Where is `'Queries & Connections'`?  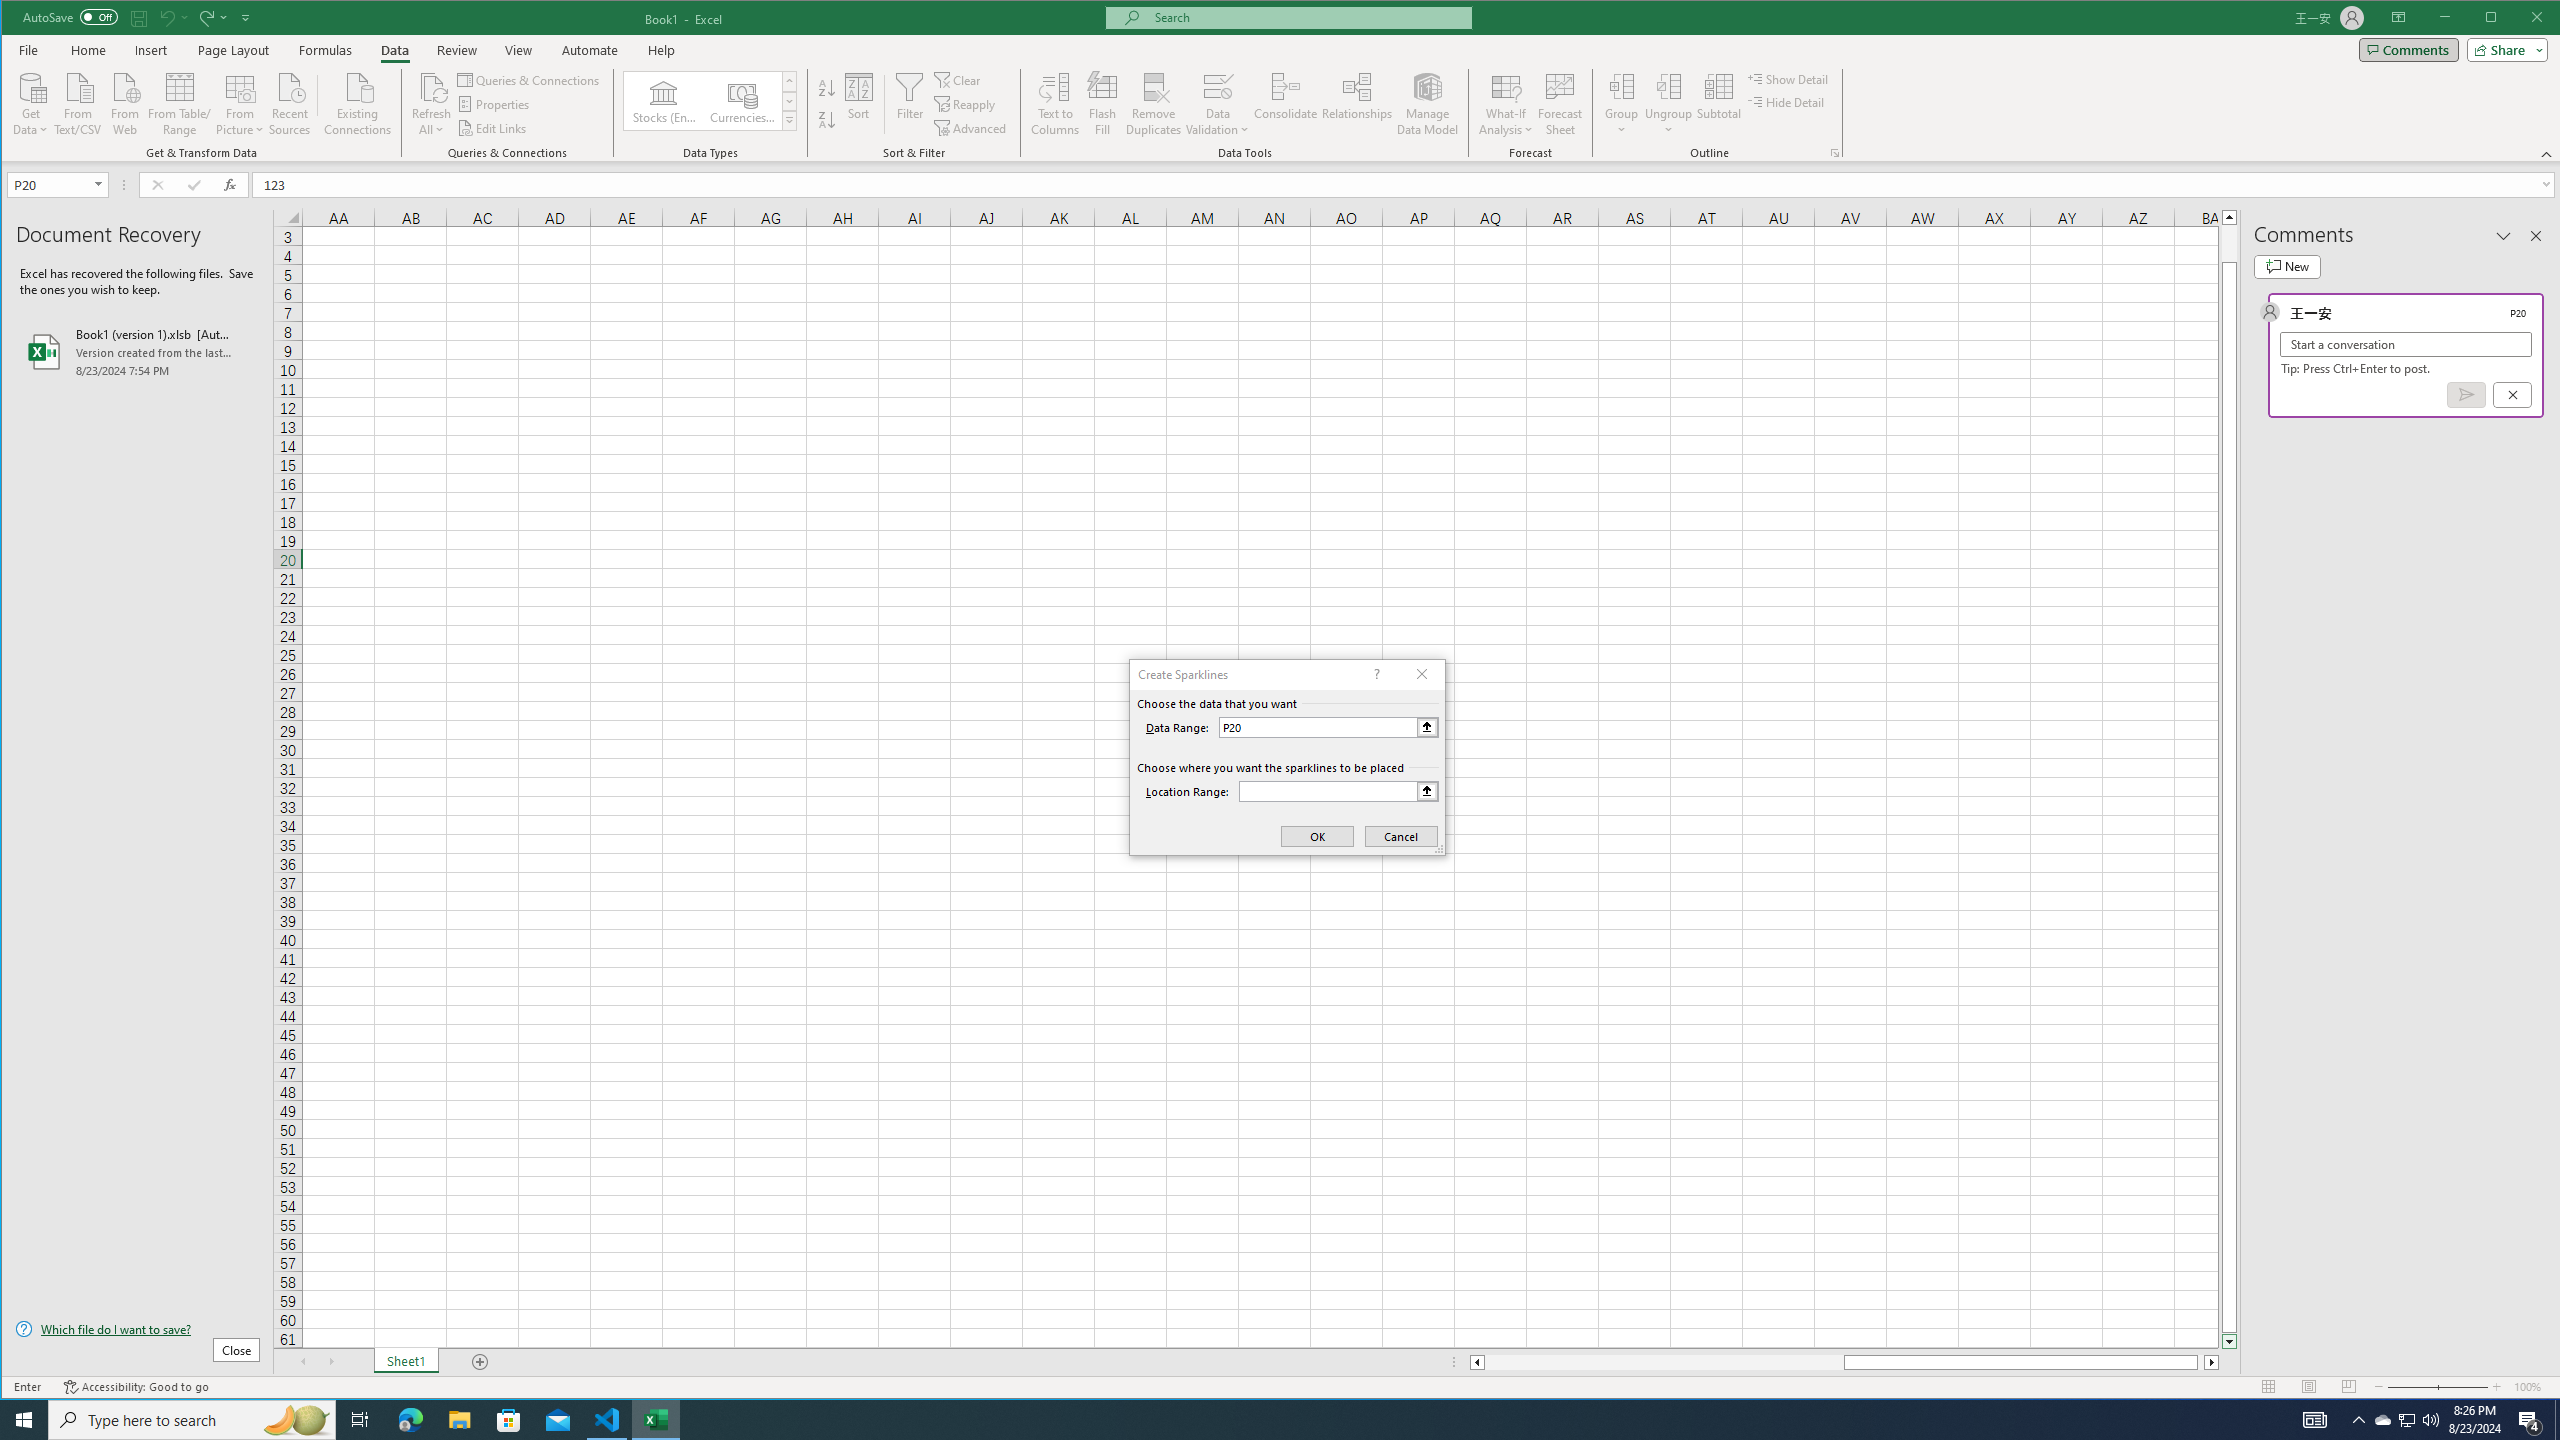
'Queries & Connections' is located at coordinates (529, 80).